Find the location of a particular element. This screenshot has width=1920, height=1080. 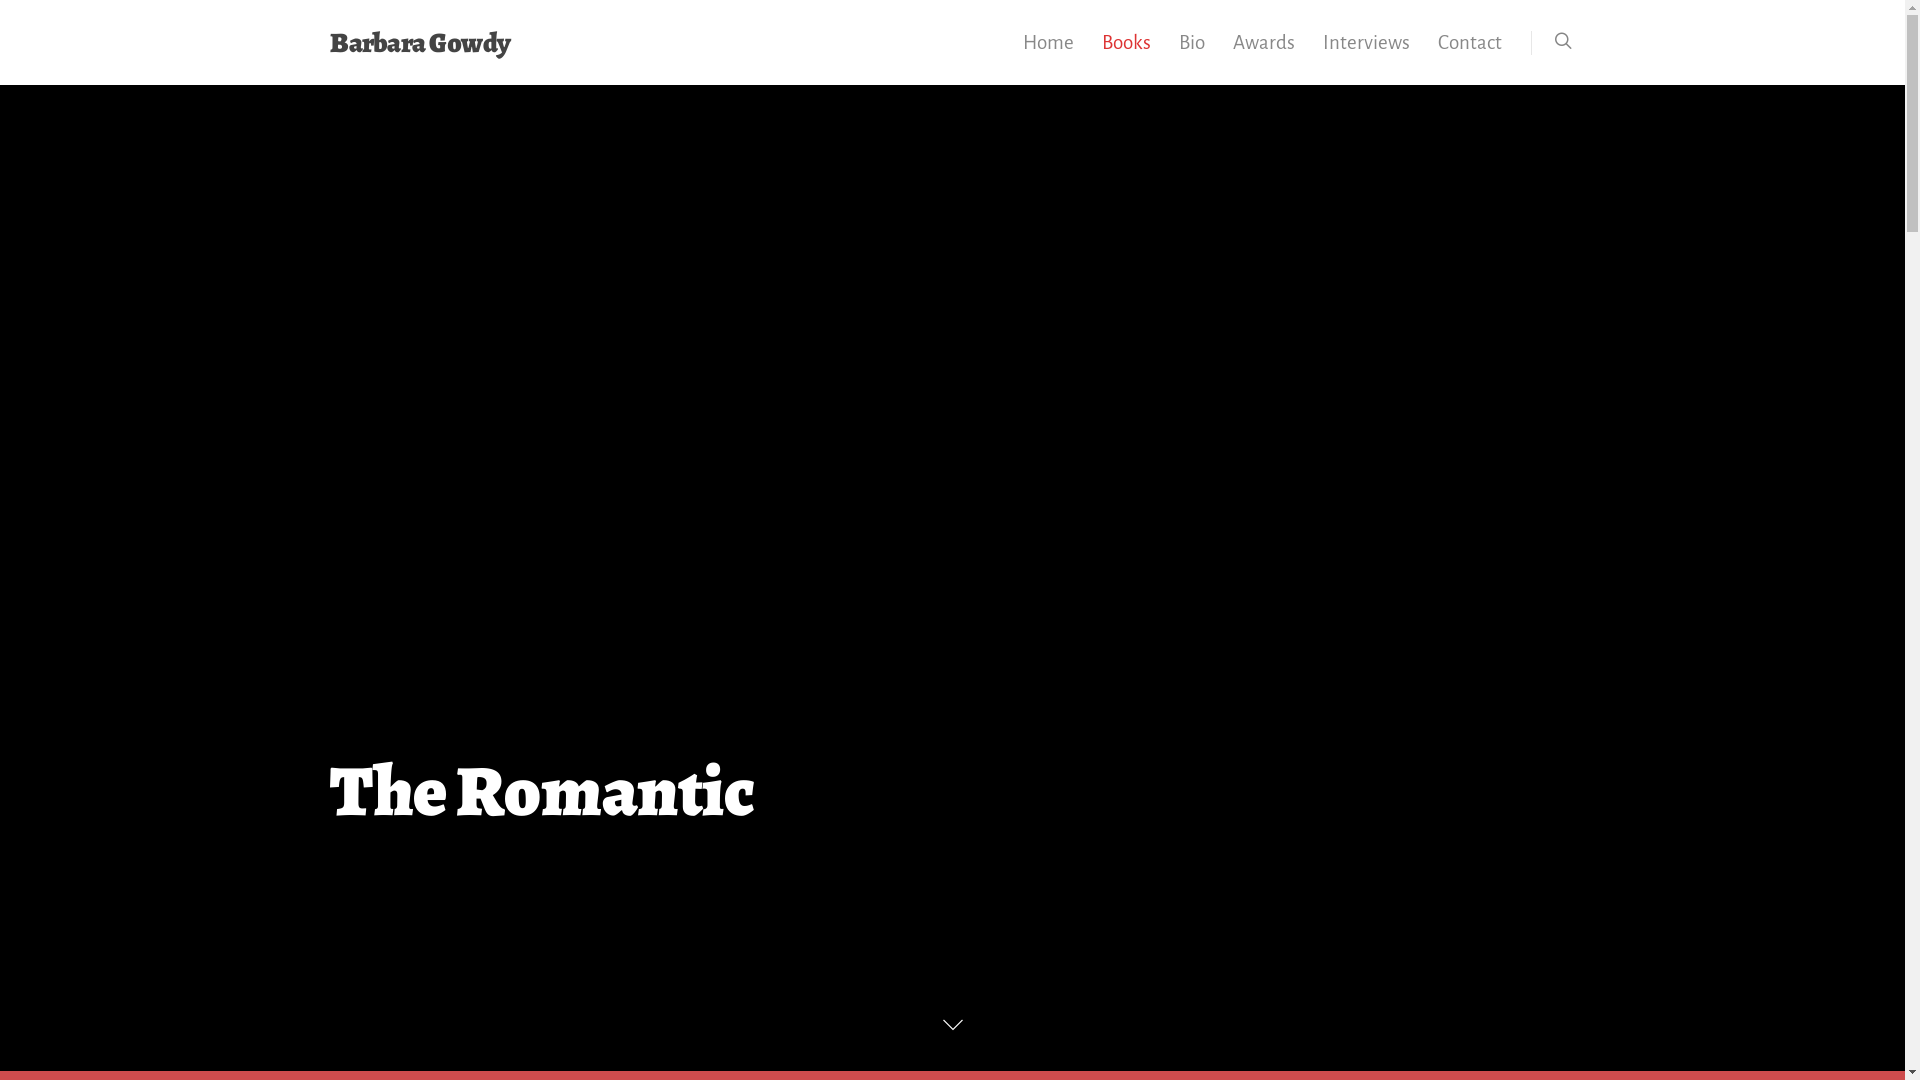

'Home' is located at coordinates (1009, 55).